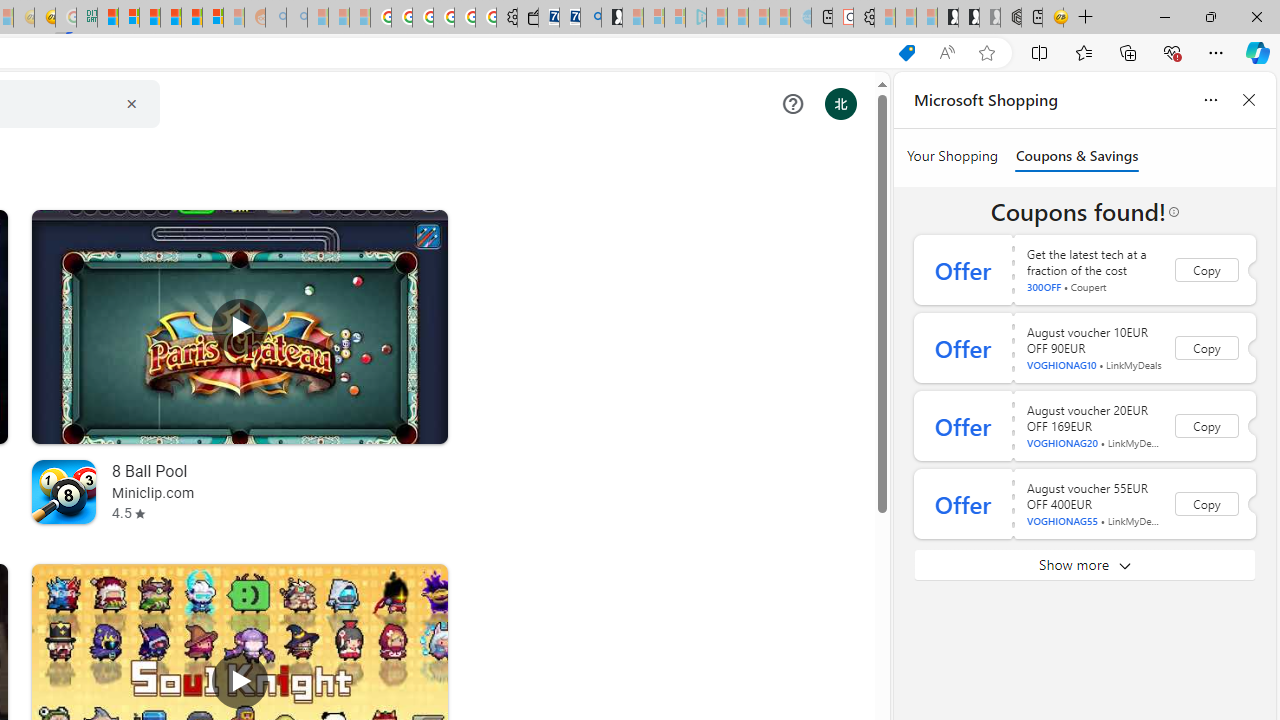  What do you see at coordinates (1082, 51) in the screenshot?
I see `'Favorites'` at bounding box center [1082, 51].